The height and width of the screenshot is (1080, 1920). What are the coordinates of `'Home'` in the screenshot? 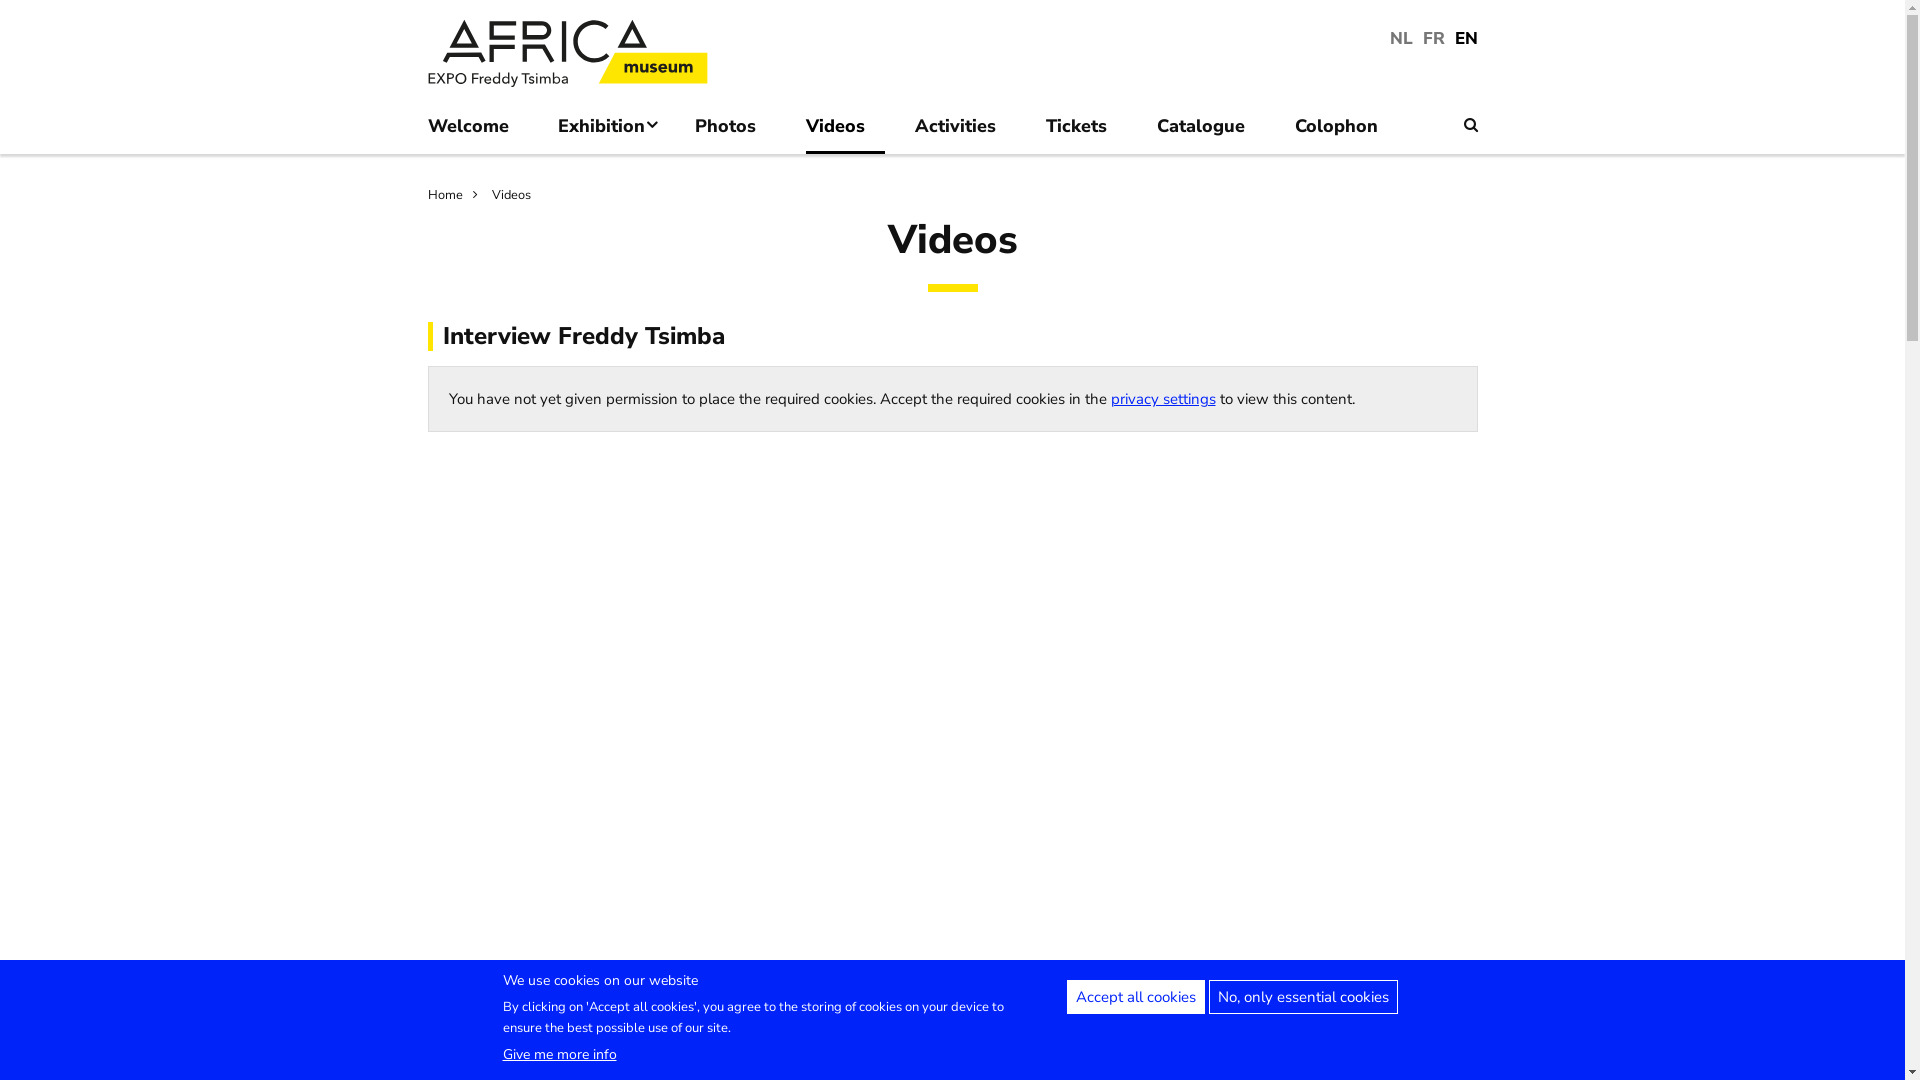 It's located at (456, 195).